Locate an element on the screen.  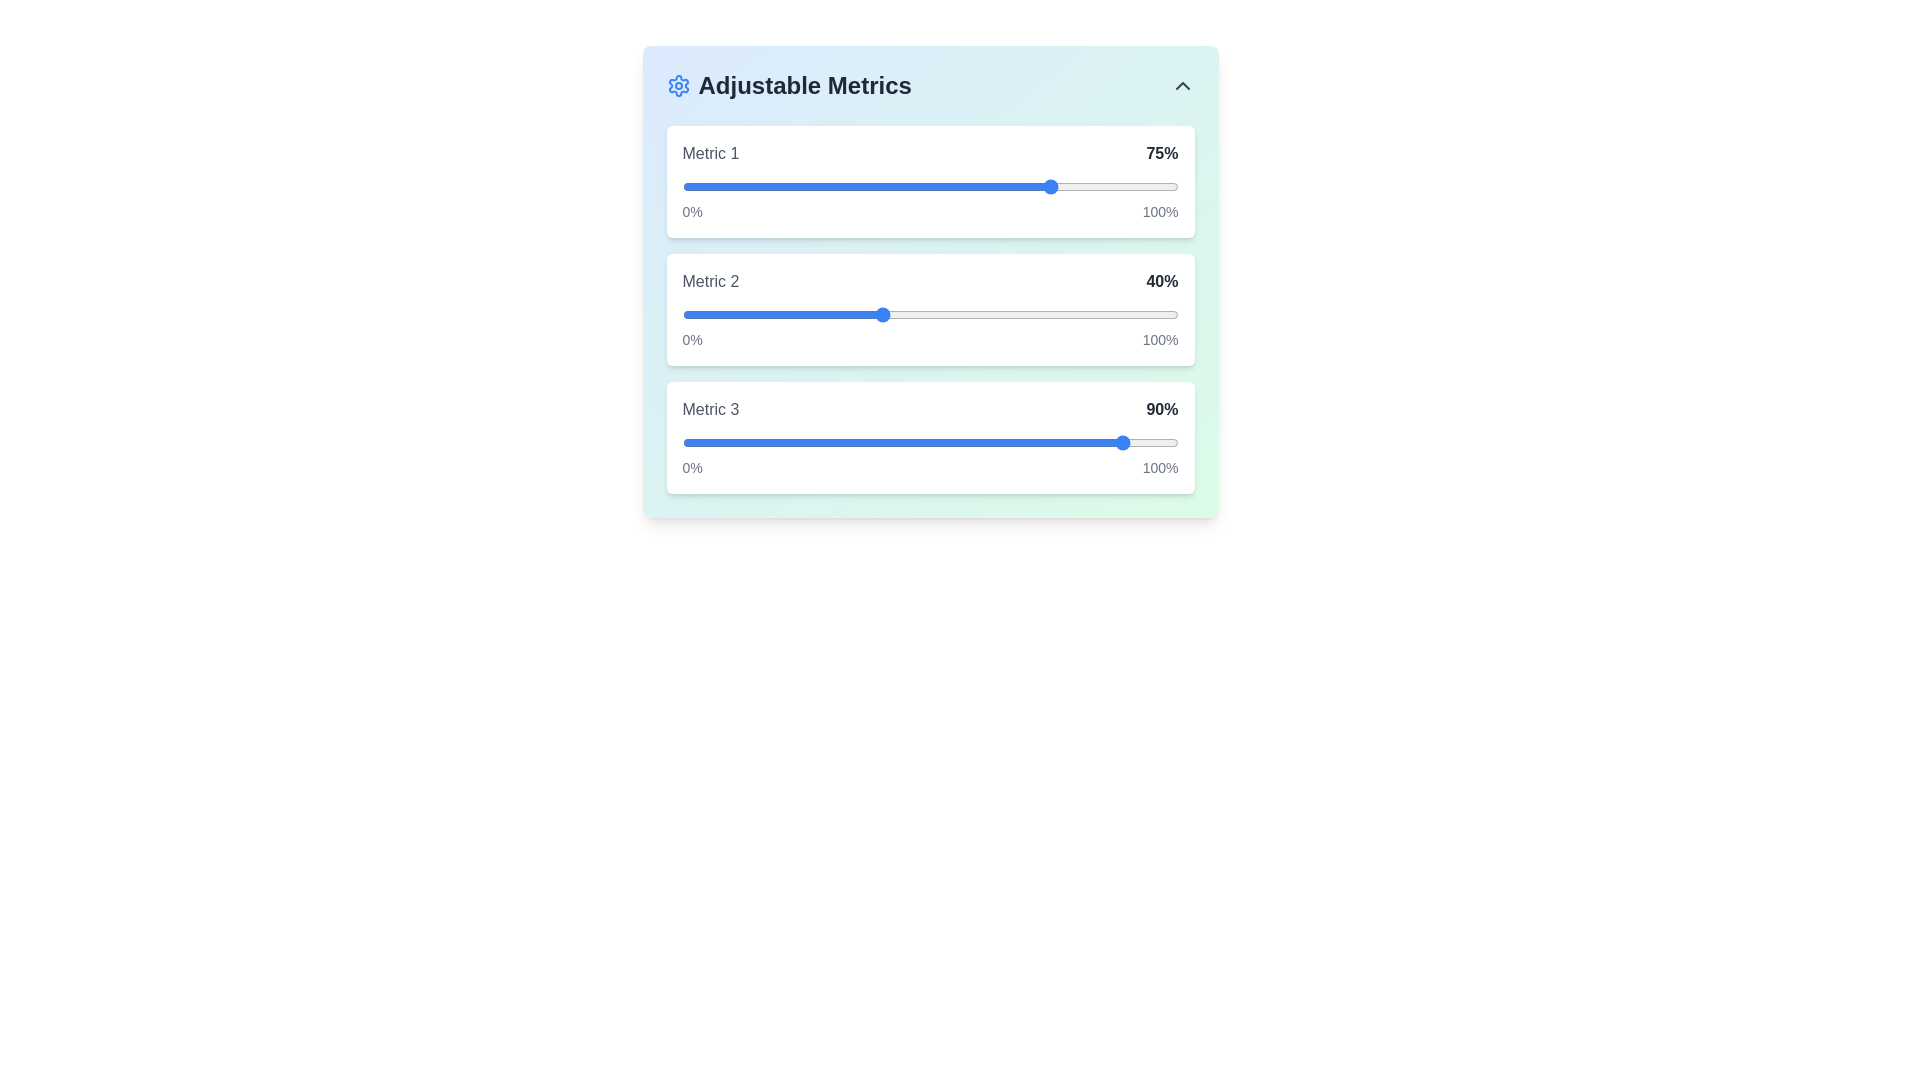
the 'Metric 1' text label, which is displayed in a medium-sized gray font and is positioned on the far left of a row above a progress bar is located at coordinates (710, 153).